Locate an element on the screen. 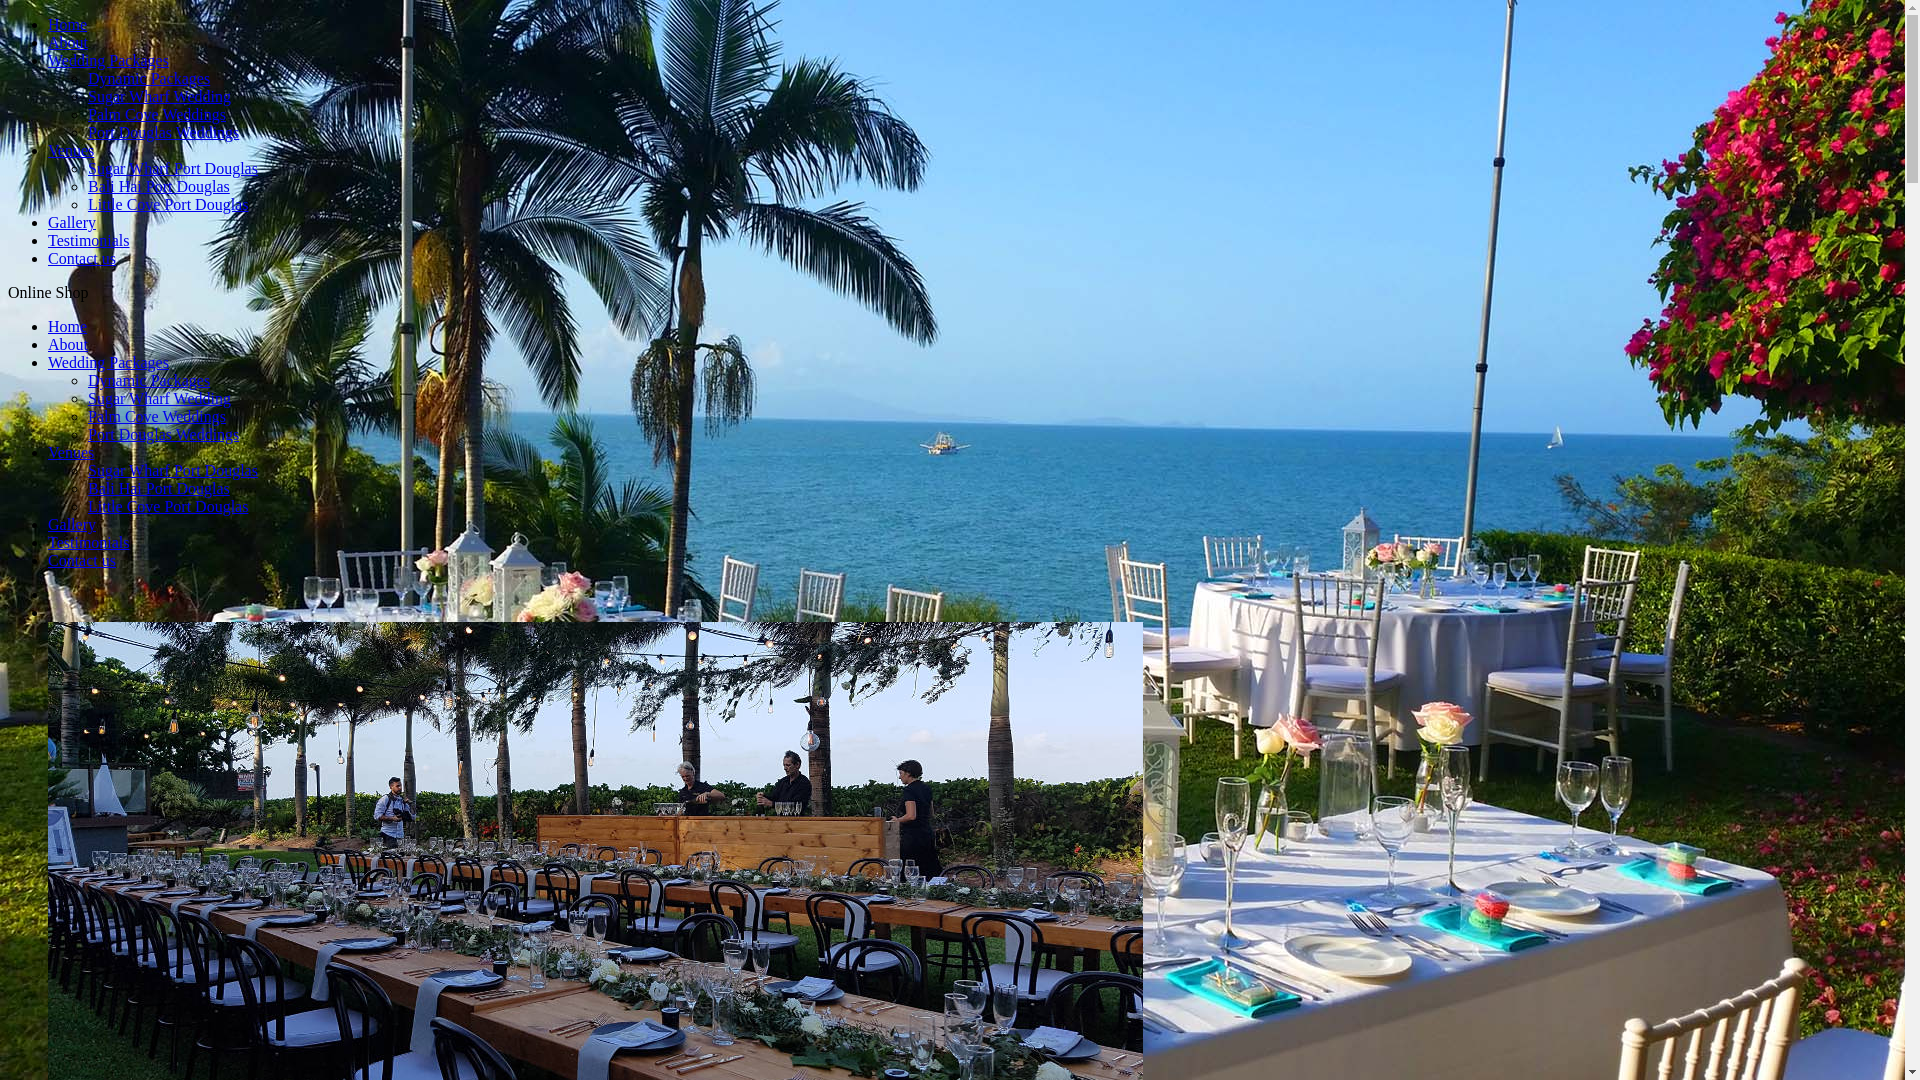 The image size is (1920, 1080). 'About' is located at coordinates (67, 42).